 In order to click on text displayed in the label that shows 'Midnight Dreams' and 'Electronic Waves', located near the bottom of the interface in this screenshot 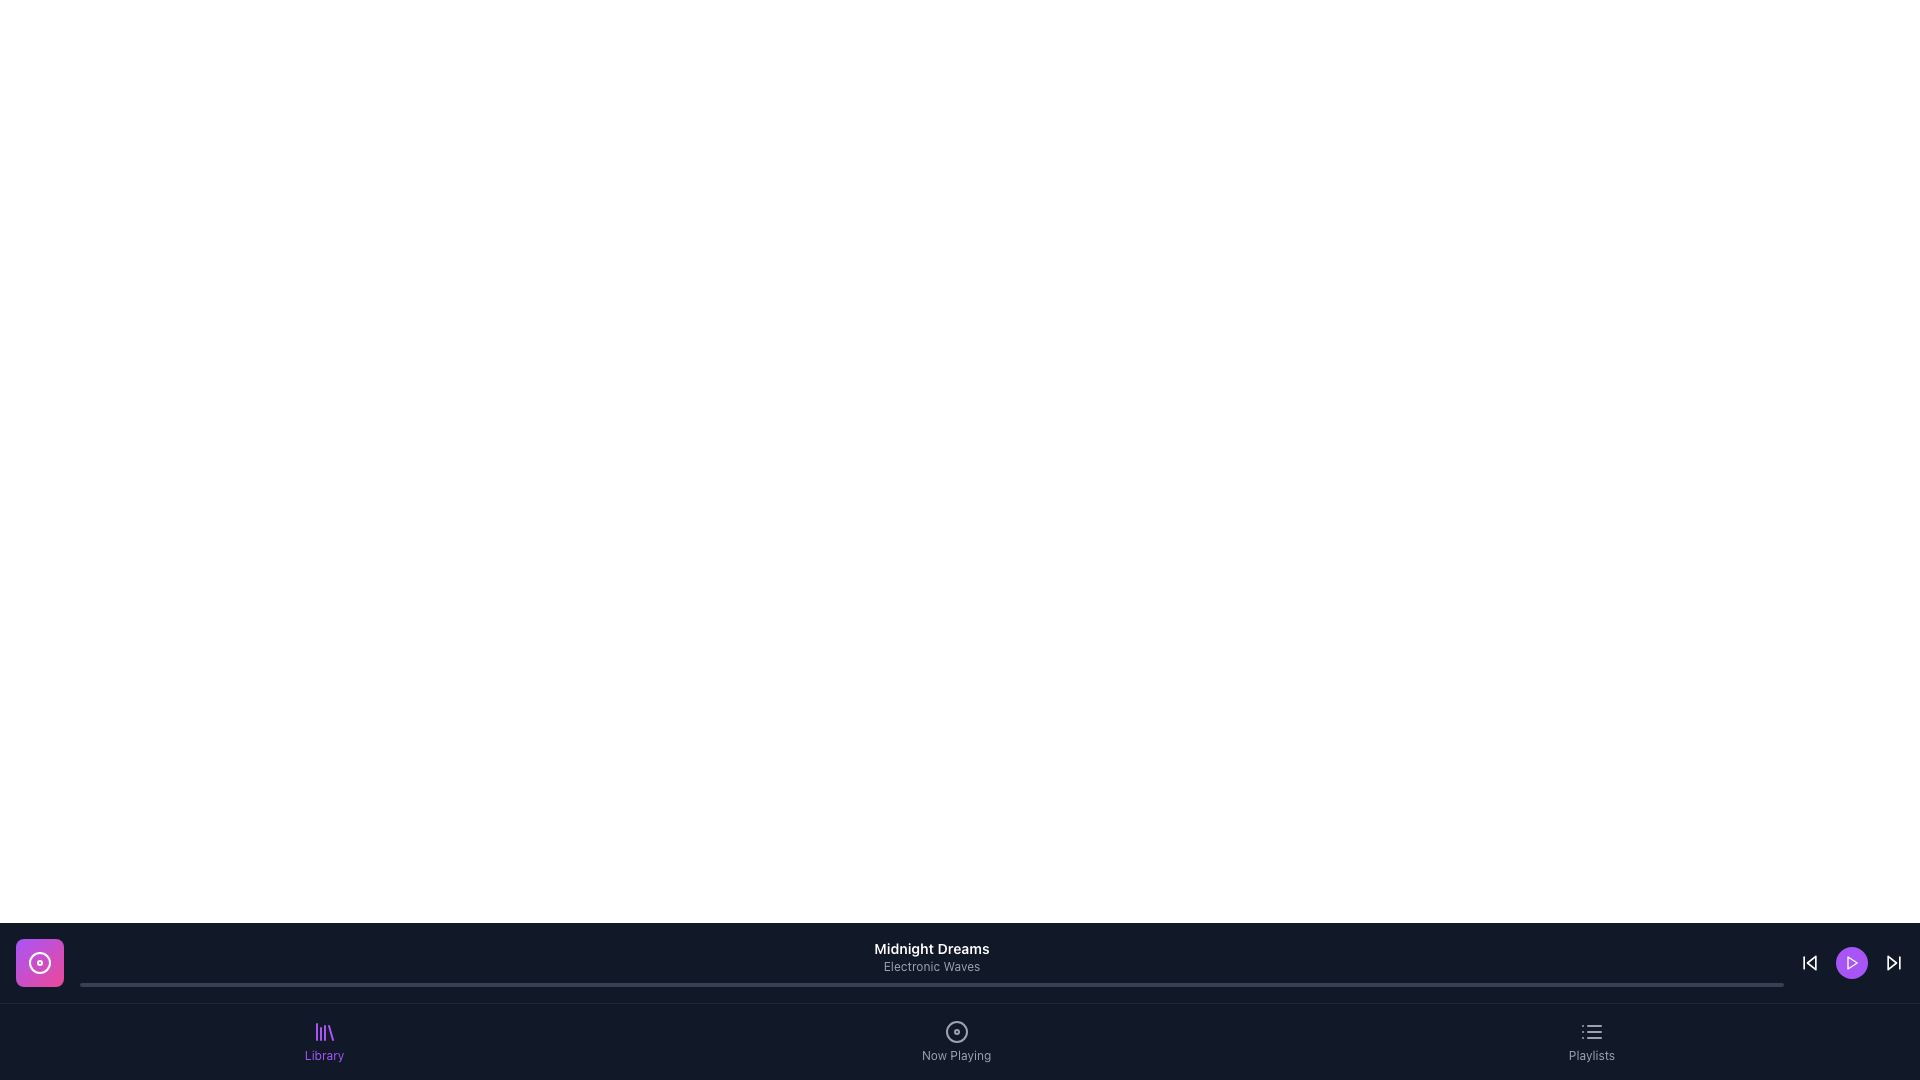, I will do `click(930, 962)`.